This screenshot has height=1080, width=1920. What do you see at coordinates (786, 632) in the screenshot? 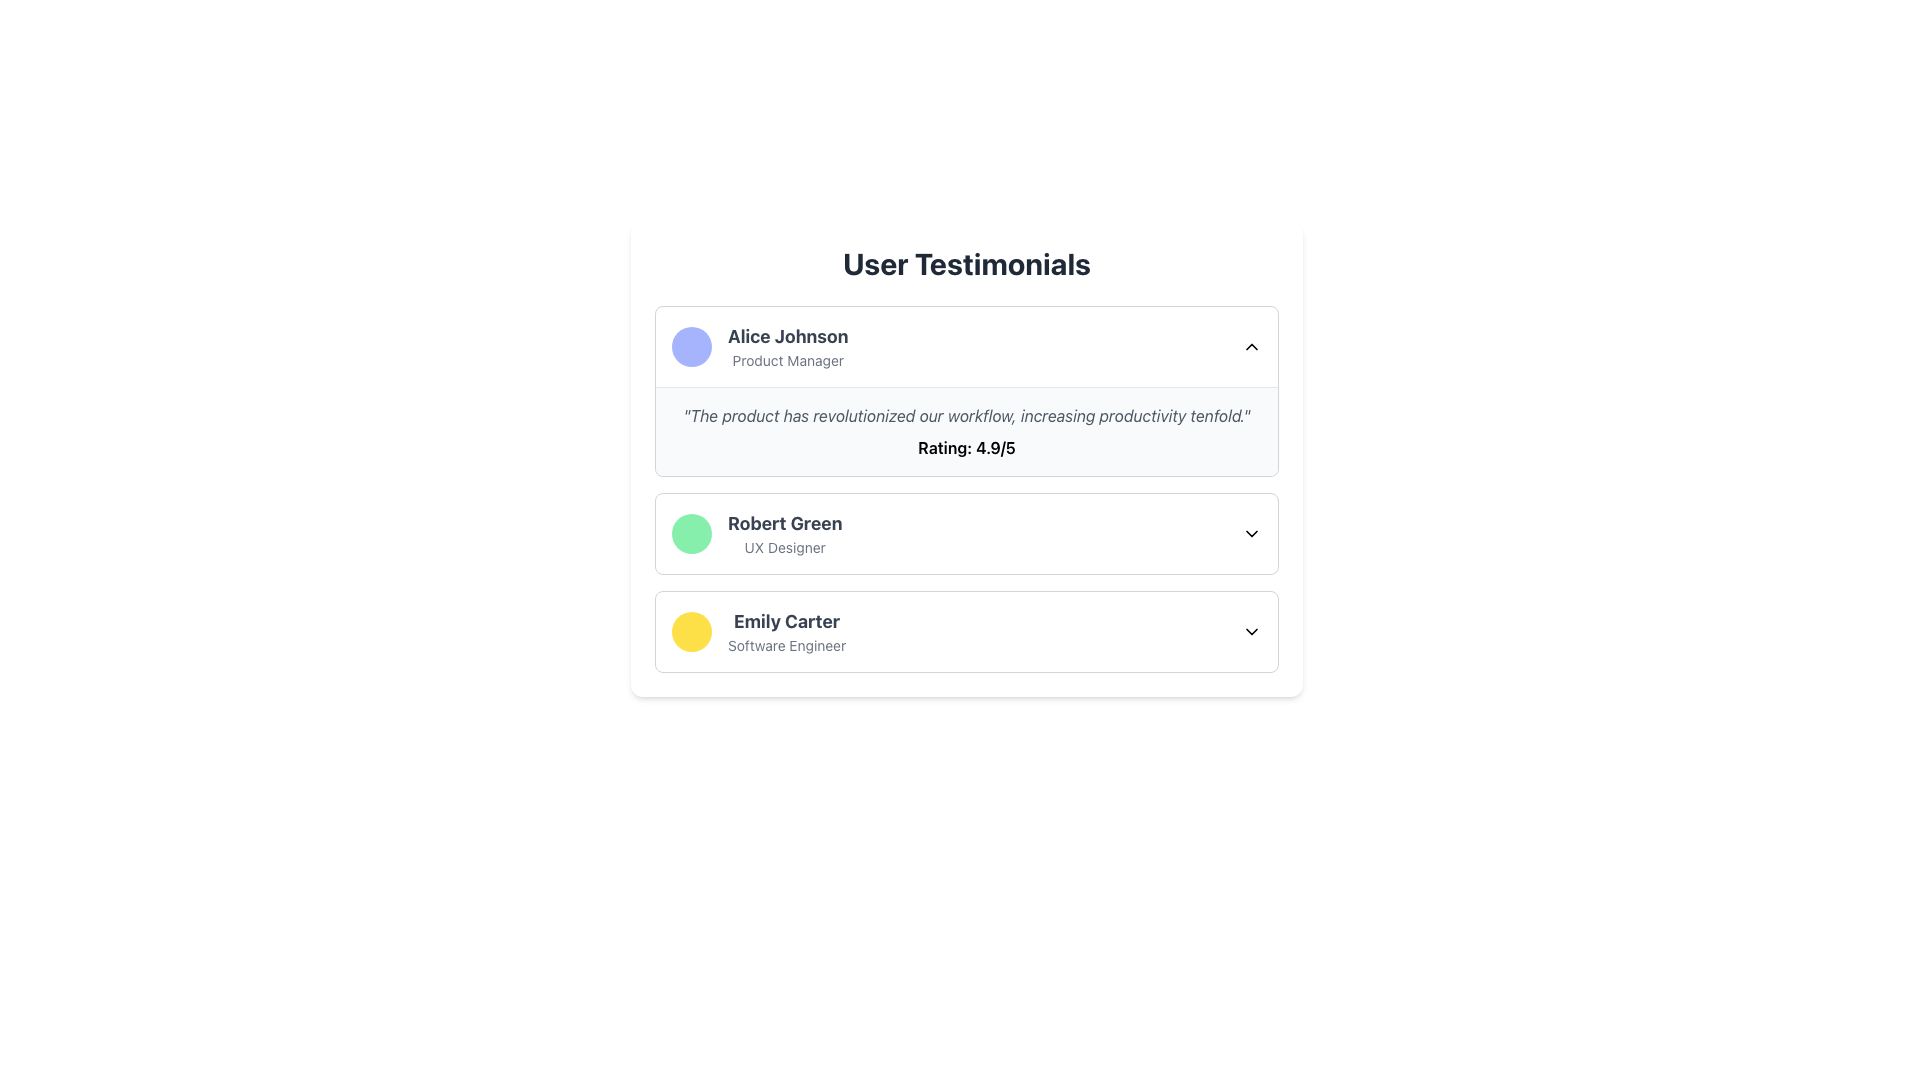
I see `the text block displaying user identification information, located in the 'User Testimonials' section, specifically under the third item in the list, to the right of a yellow circular avatar` at bounding box center [786, 632].